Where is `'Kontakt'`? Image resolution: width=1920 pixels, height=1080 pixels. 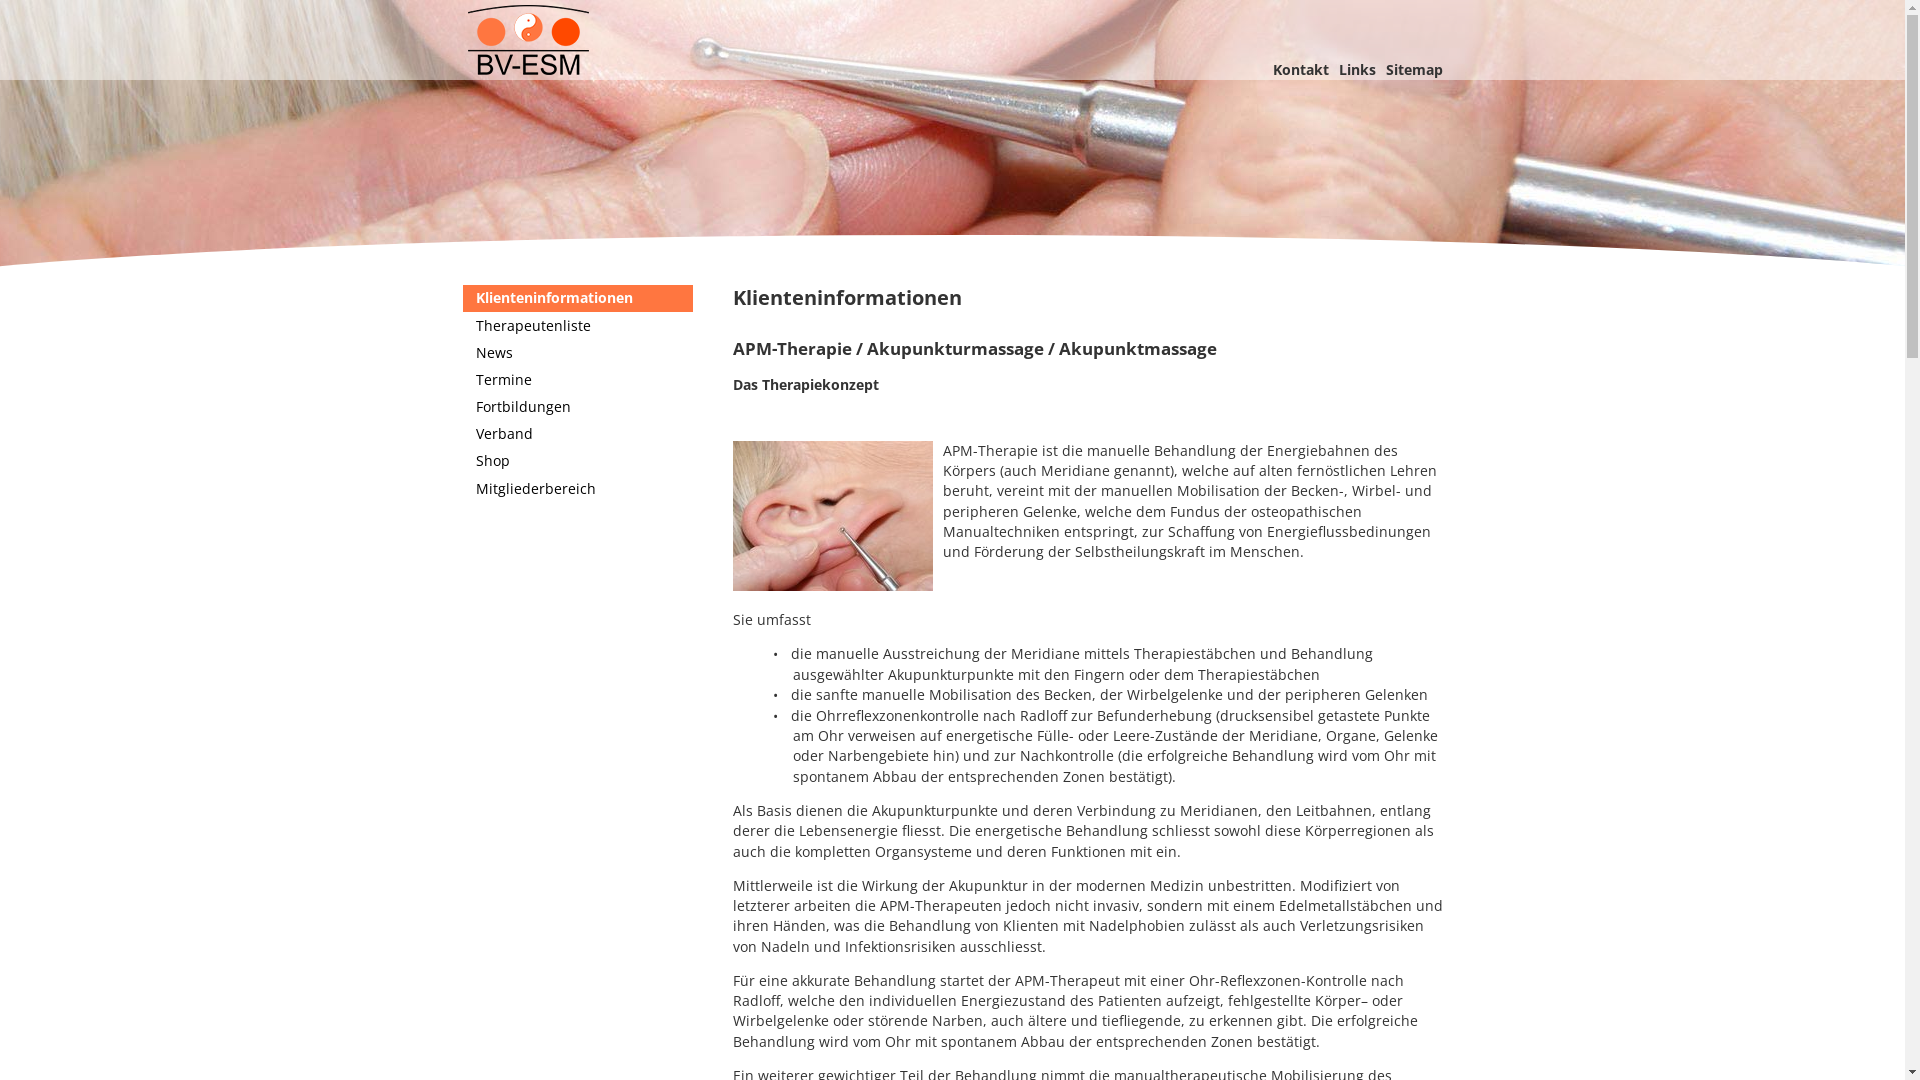 'Kontakt' is located at coordinates (1300, 68).